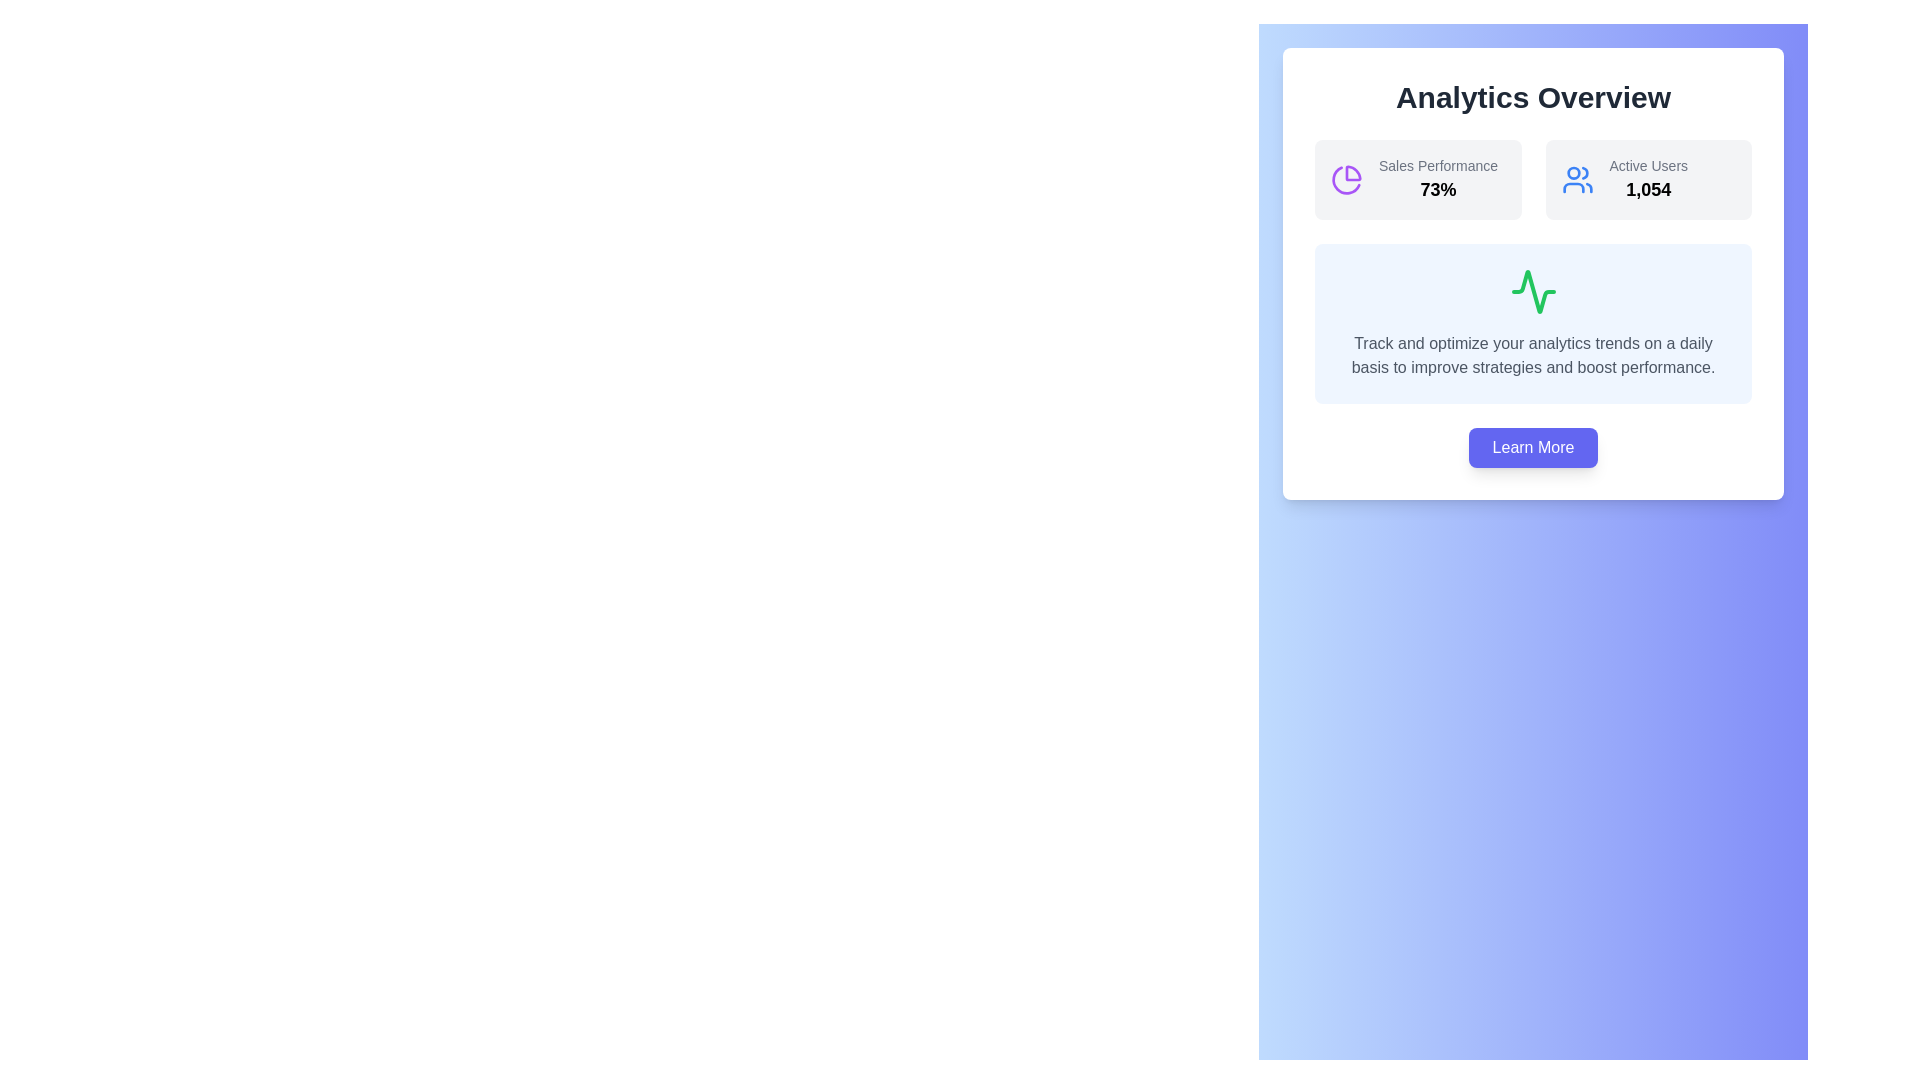  What do you see at coordinates (1532, 292) in the screenshot?
I see `the activity icon that symbolizes trends within the analytics card, located centrally above the descriptive text block and below the performance metrics indicators` at bounding box center [1532, 292].